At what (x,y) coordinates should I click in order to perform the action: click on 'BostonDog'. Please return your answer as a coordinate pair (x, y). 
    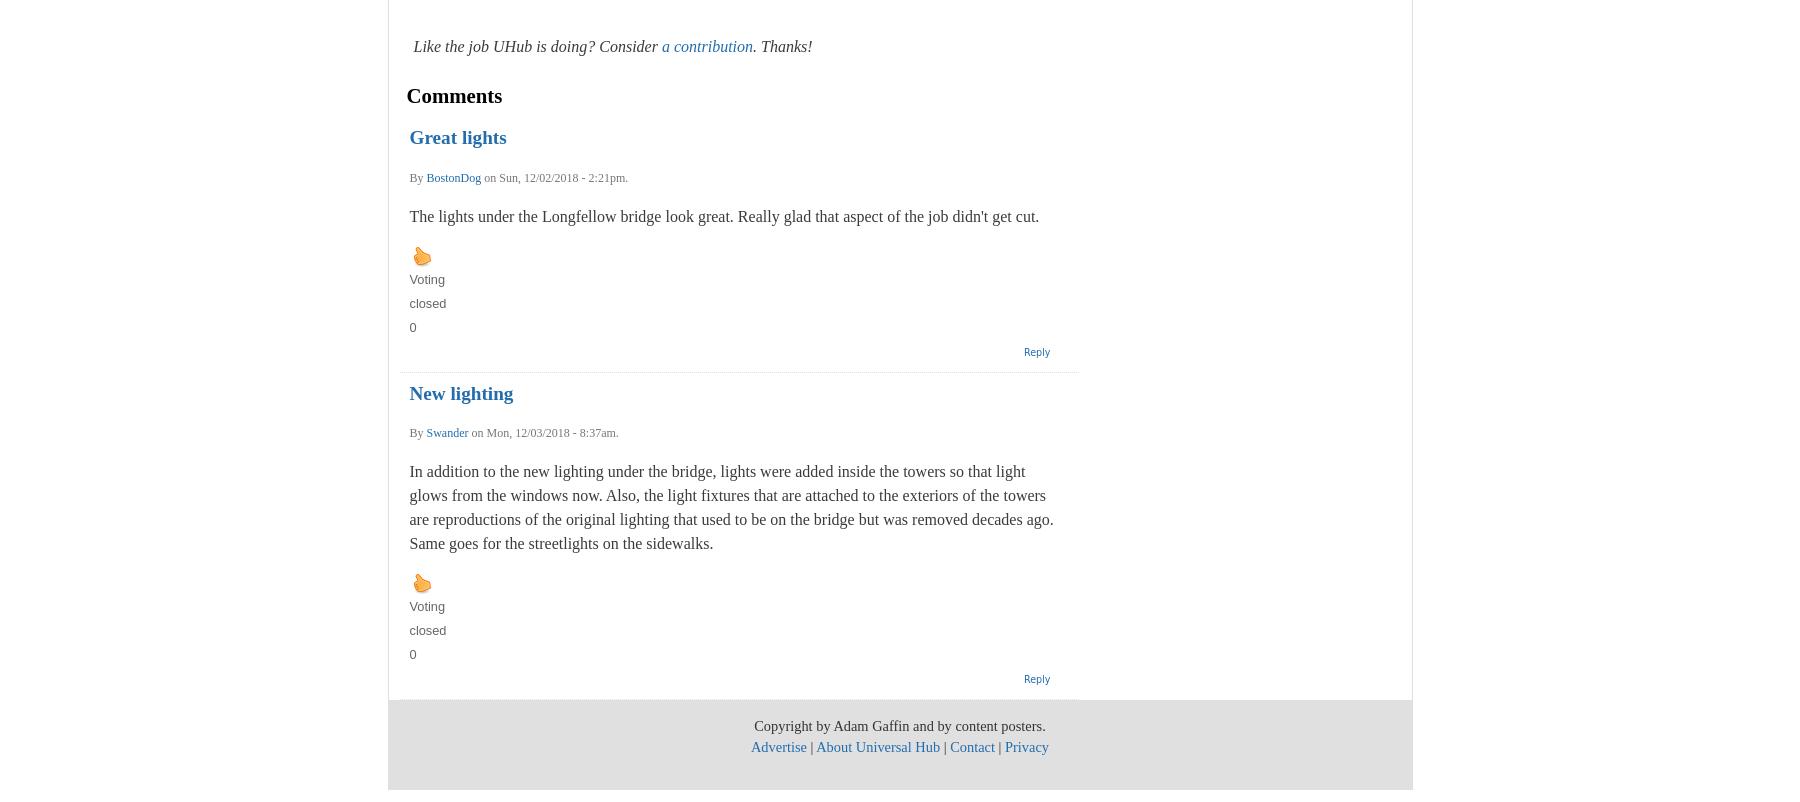
    Looking at the image, I should click on (426, 177).